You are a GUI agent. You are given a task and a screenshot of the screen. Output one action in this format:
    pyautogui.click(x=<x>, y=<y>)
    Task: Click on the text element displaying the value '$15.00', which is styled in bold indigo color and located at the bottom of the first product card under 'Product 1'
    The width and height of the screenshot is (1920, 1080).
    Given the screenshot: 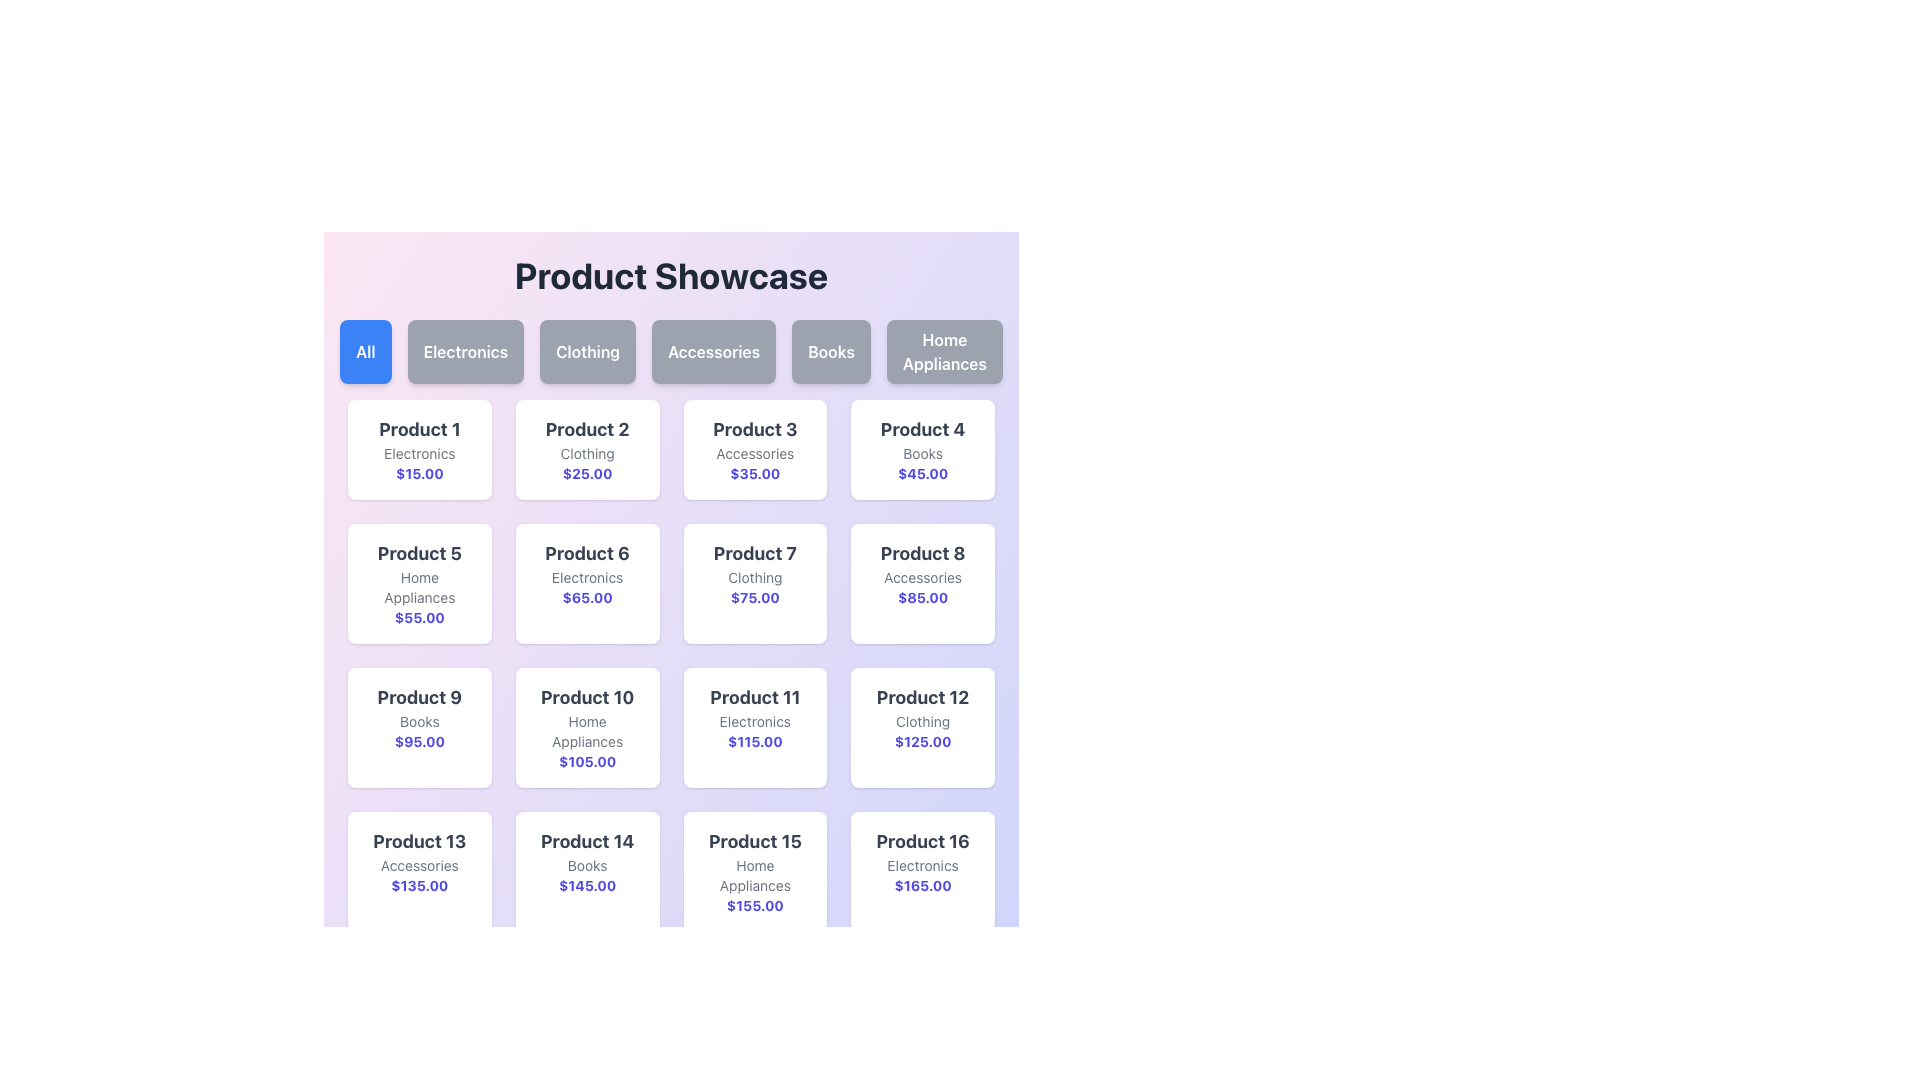 What is the action you would take?
    pyautogui.click(x=418, y=474)
    